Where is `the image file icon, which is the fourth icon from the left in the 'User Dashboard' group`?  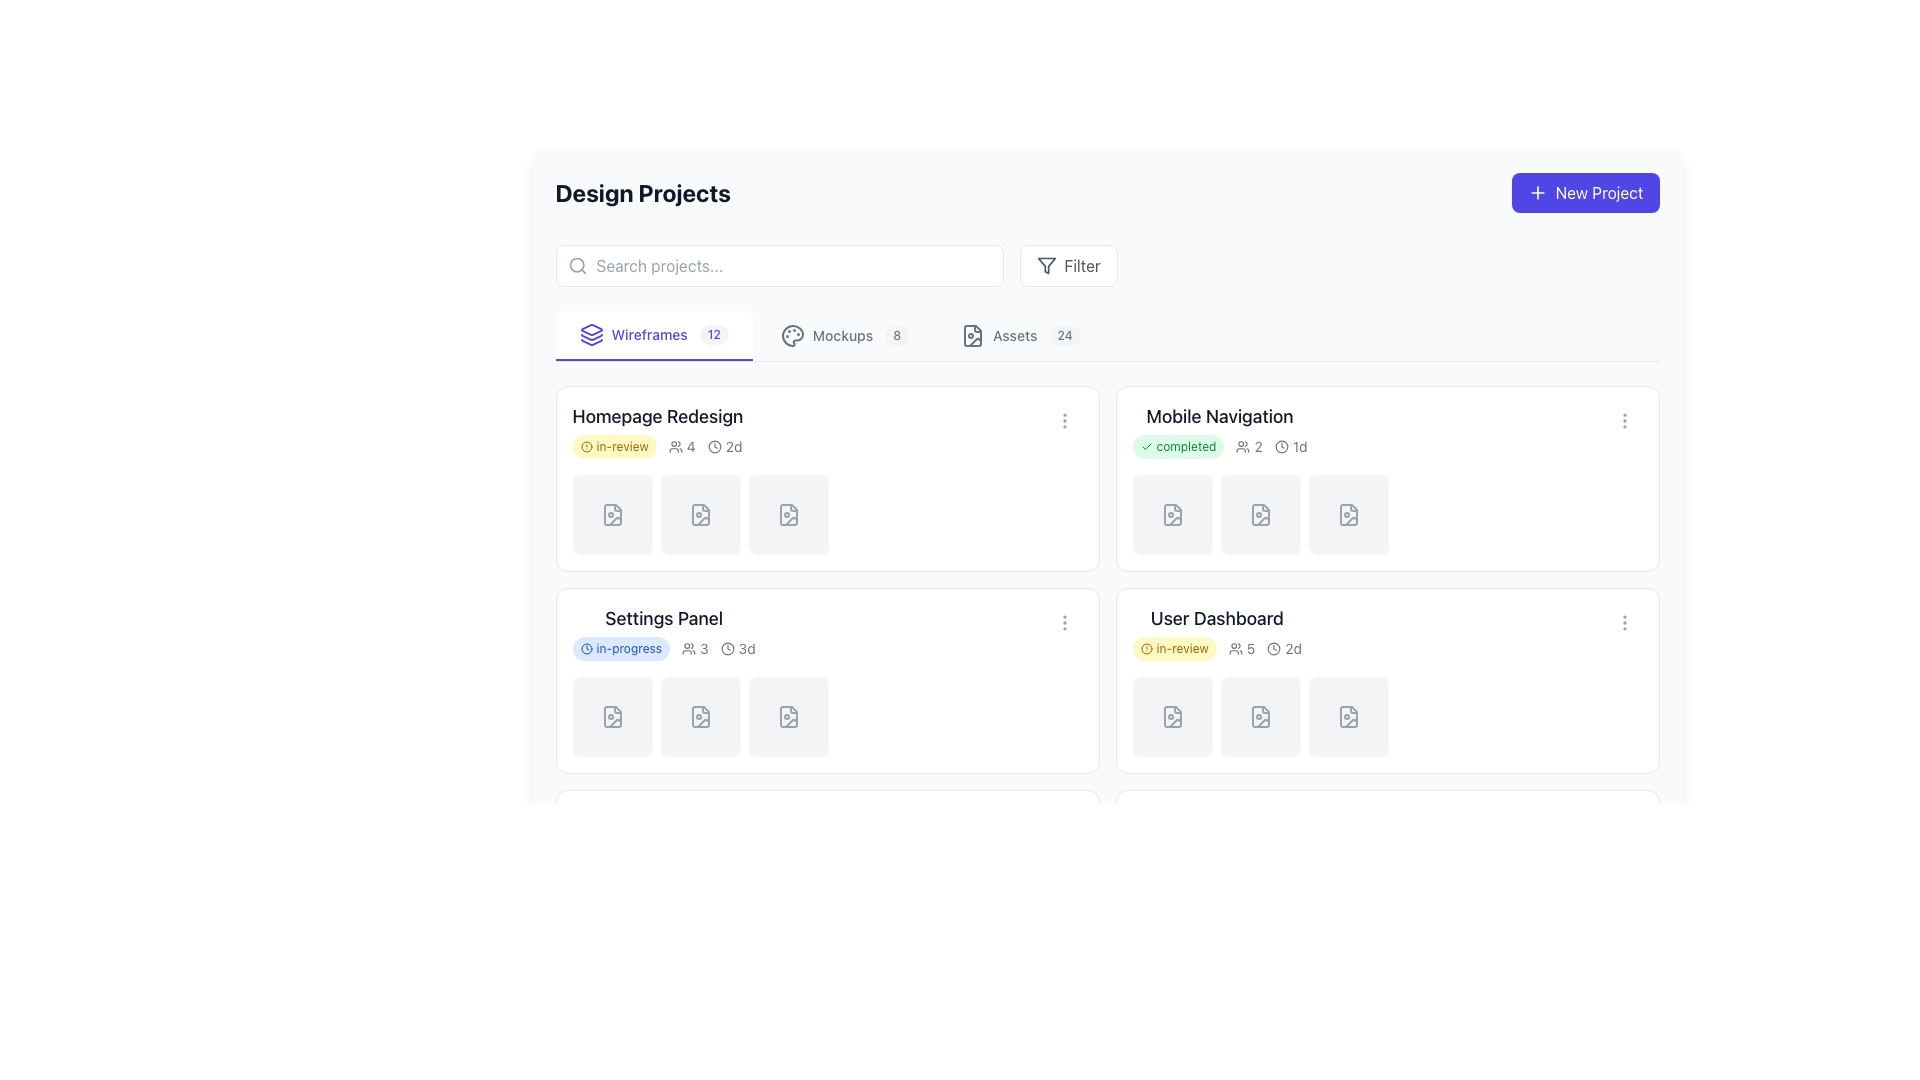 the image file icon, which is the fourth icon from the left in the 'User Dashboard' group is located at coordinates (1348, 716).